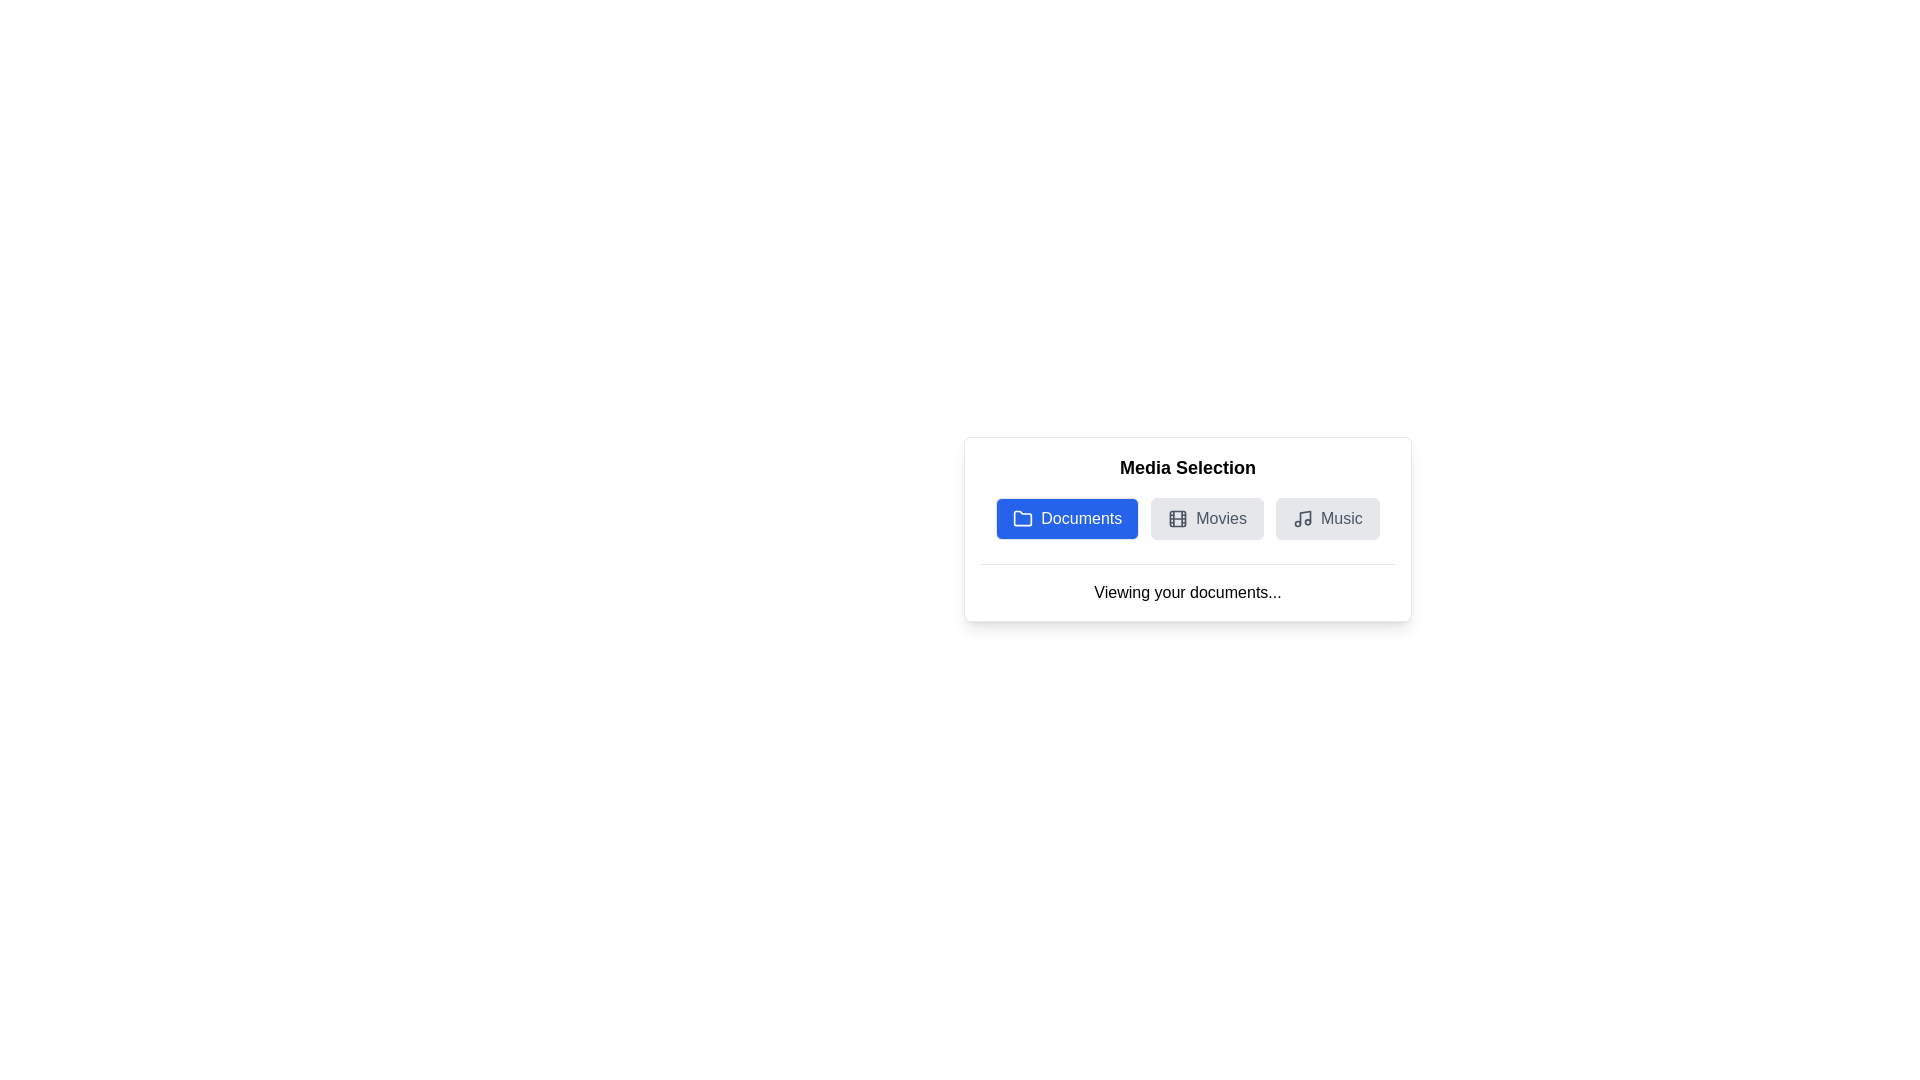  Describe the element at coordinates (1066, 518) in the screenshot. I see `the 'Documents' button using keyboard navigation to focus on the element, which is a blue button with white text and a folder icon` at that location.